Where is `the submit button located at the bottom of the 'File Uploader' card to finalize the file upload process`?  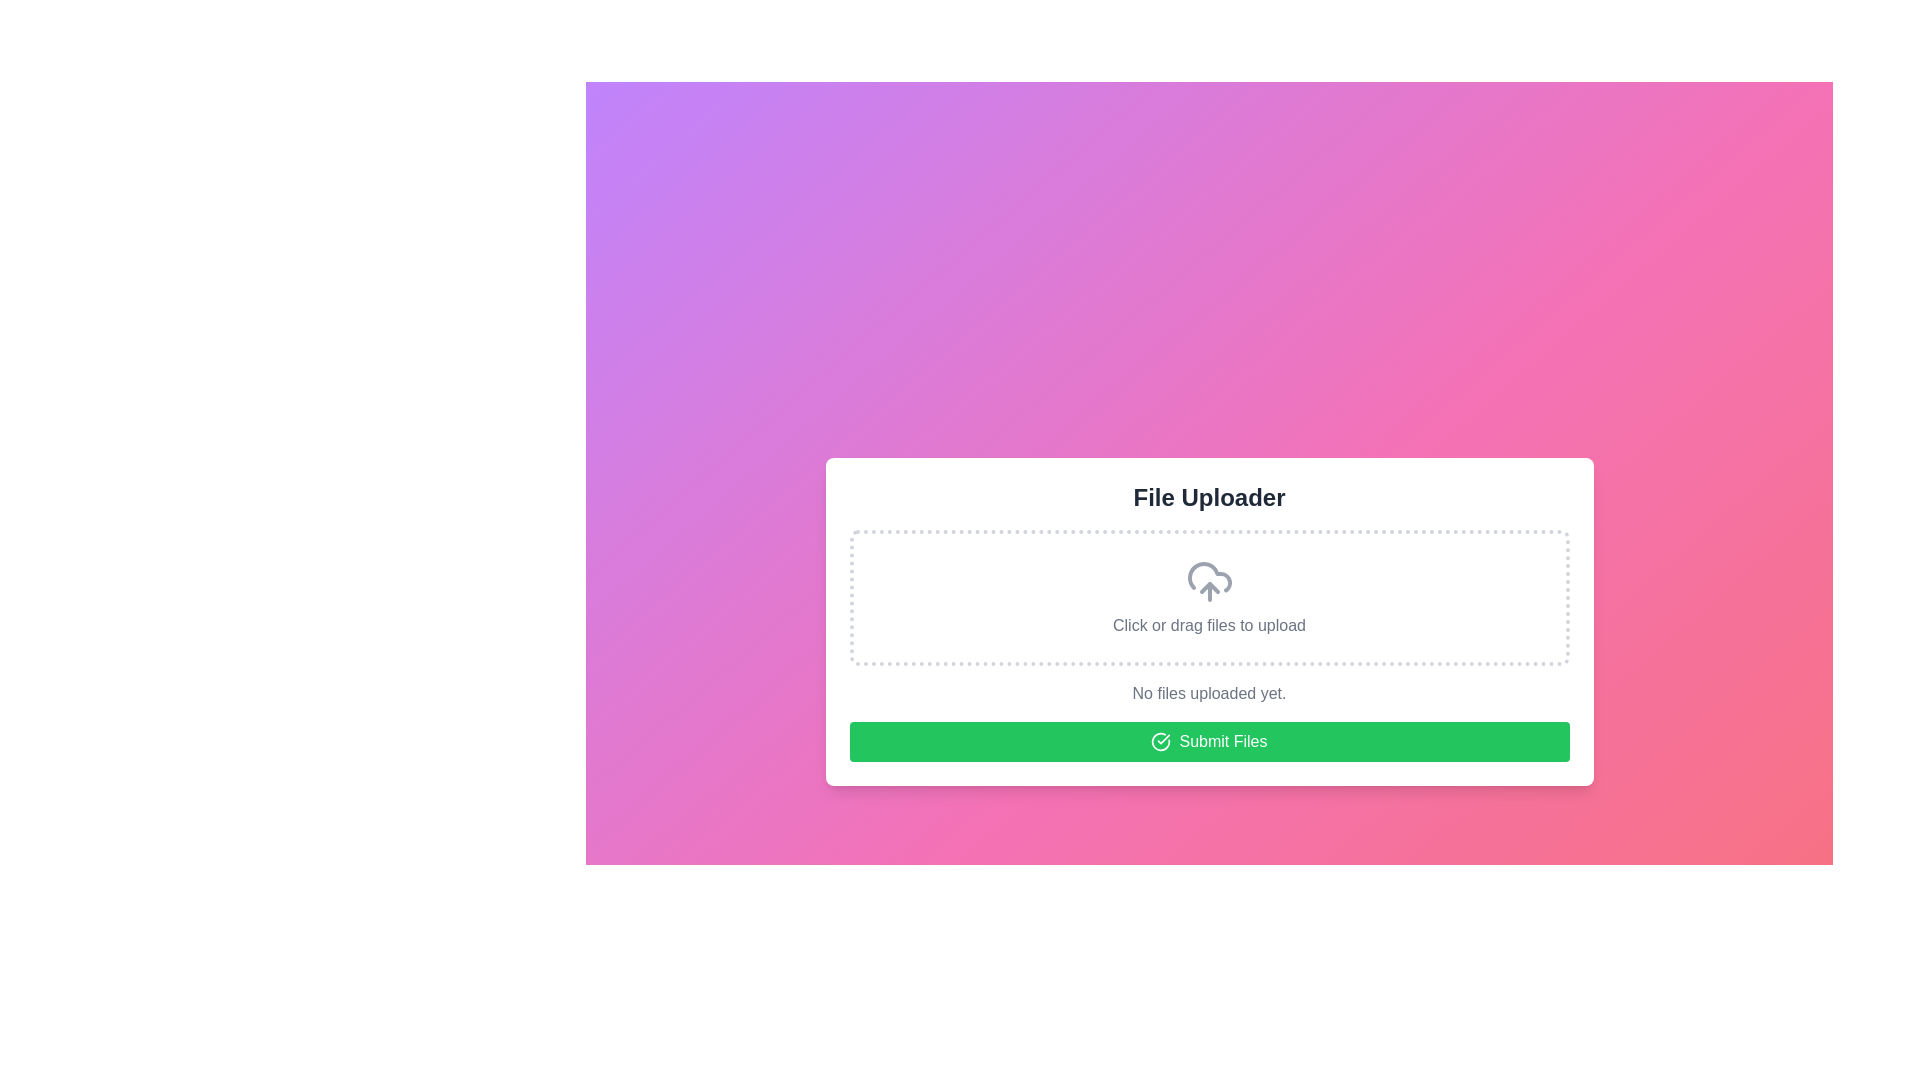
the submit button located at the bottom of the 'File Uploader' card to finalize the file upload process is located at coordinates (1208, 741).